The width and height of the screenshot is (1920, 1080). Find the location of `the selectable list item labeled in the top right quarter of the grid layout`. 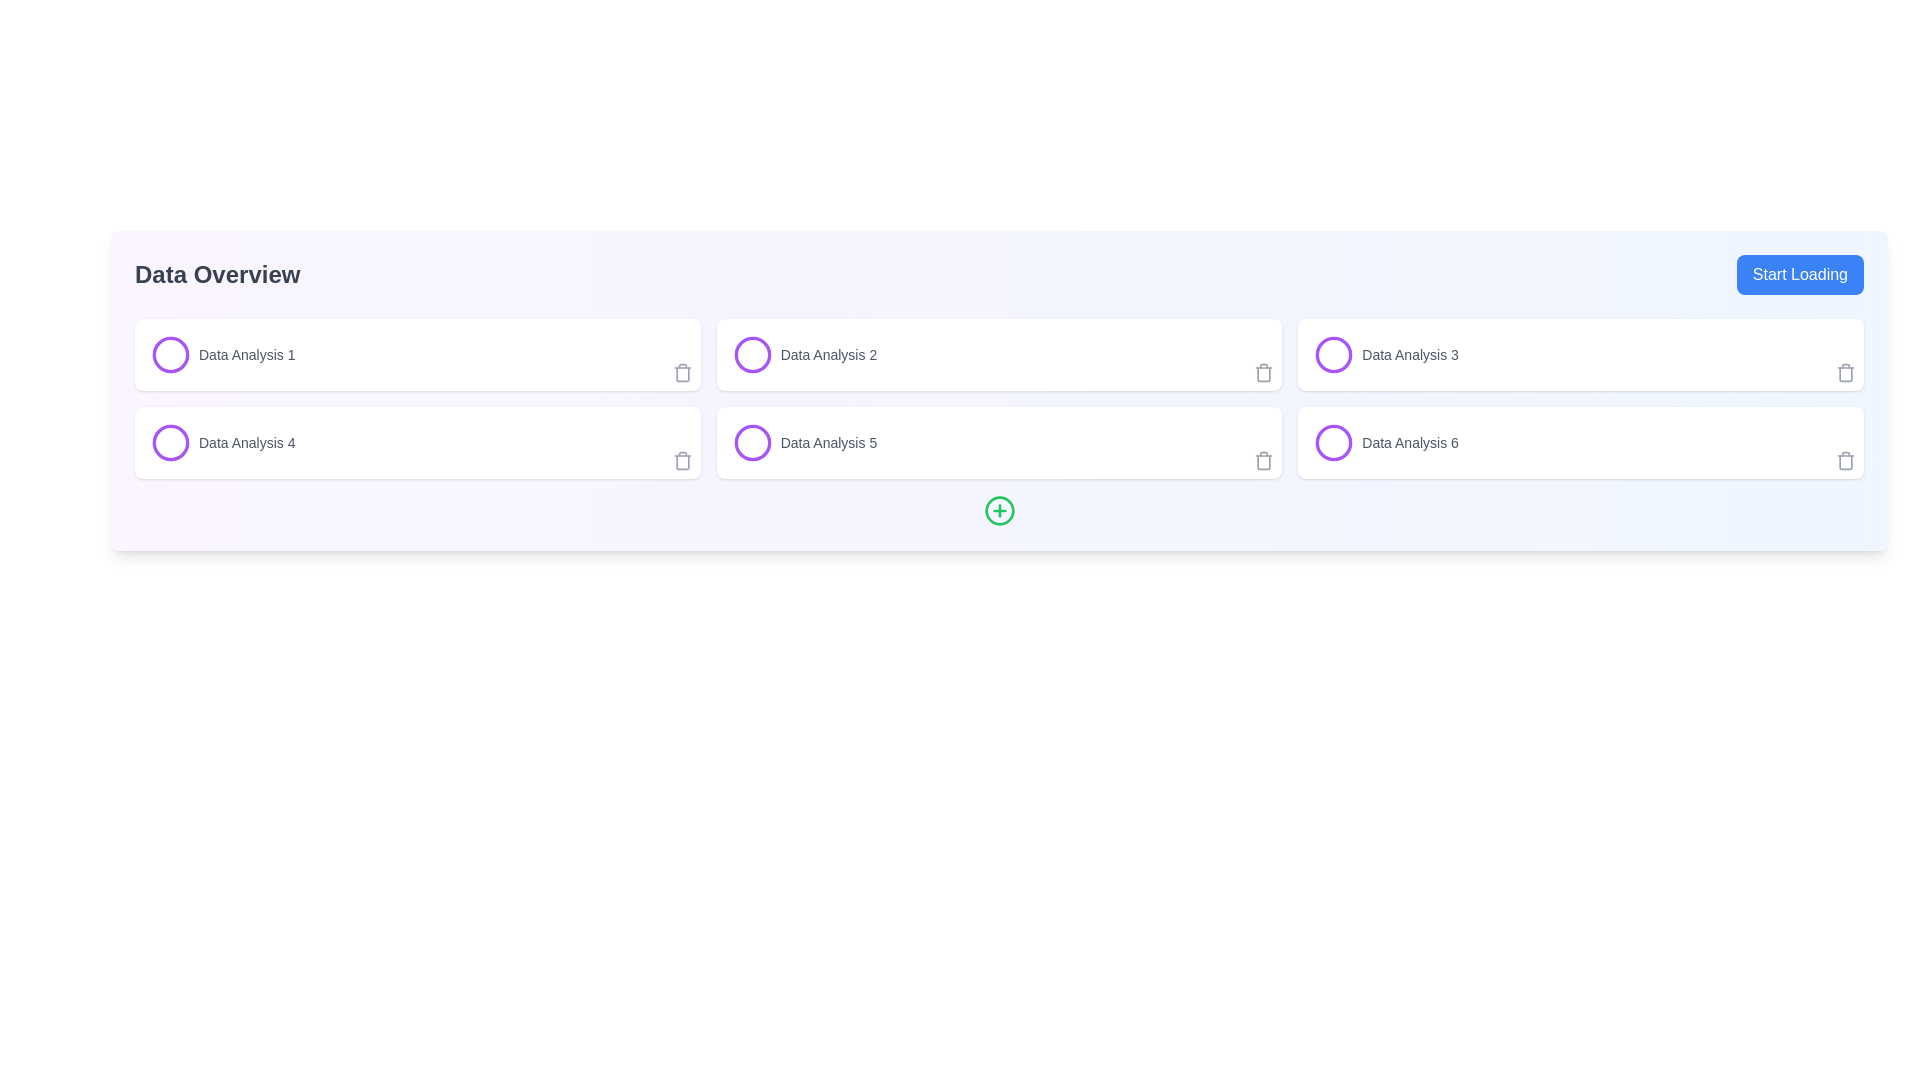

the selectable list item labeled in the top right quarter of the grid layout is located at coordinates (1385, 353).